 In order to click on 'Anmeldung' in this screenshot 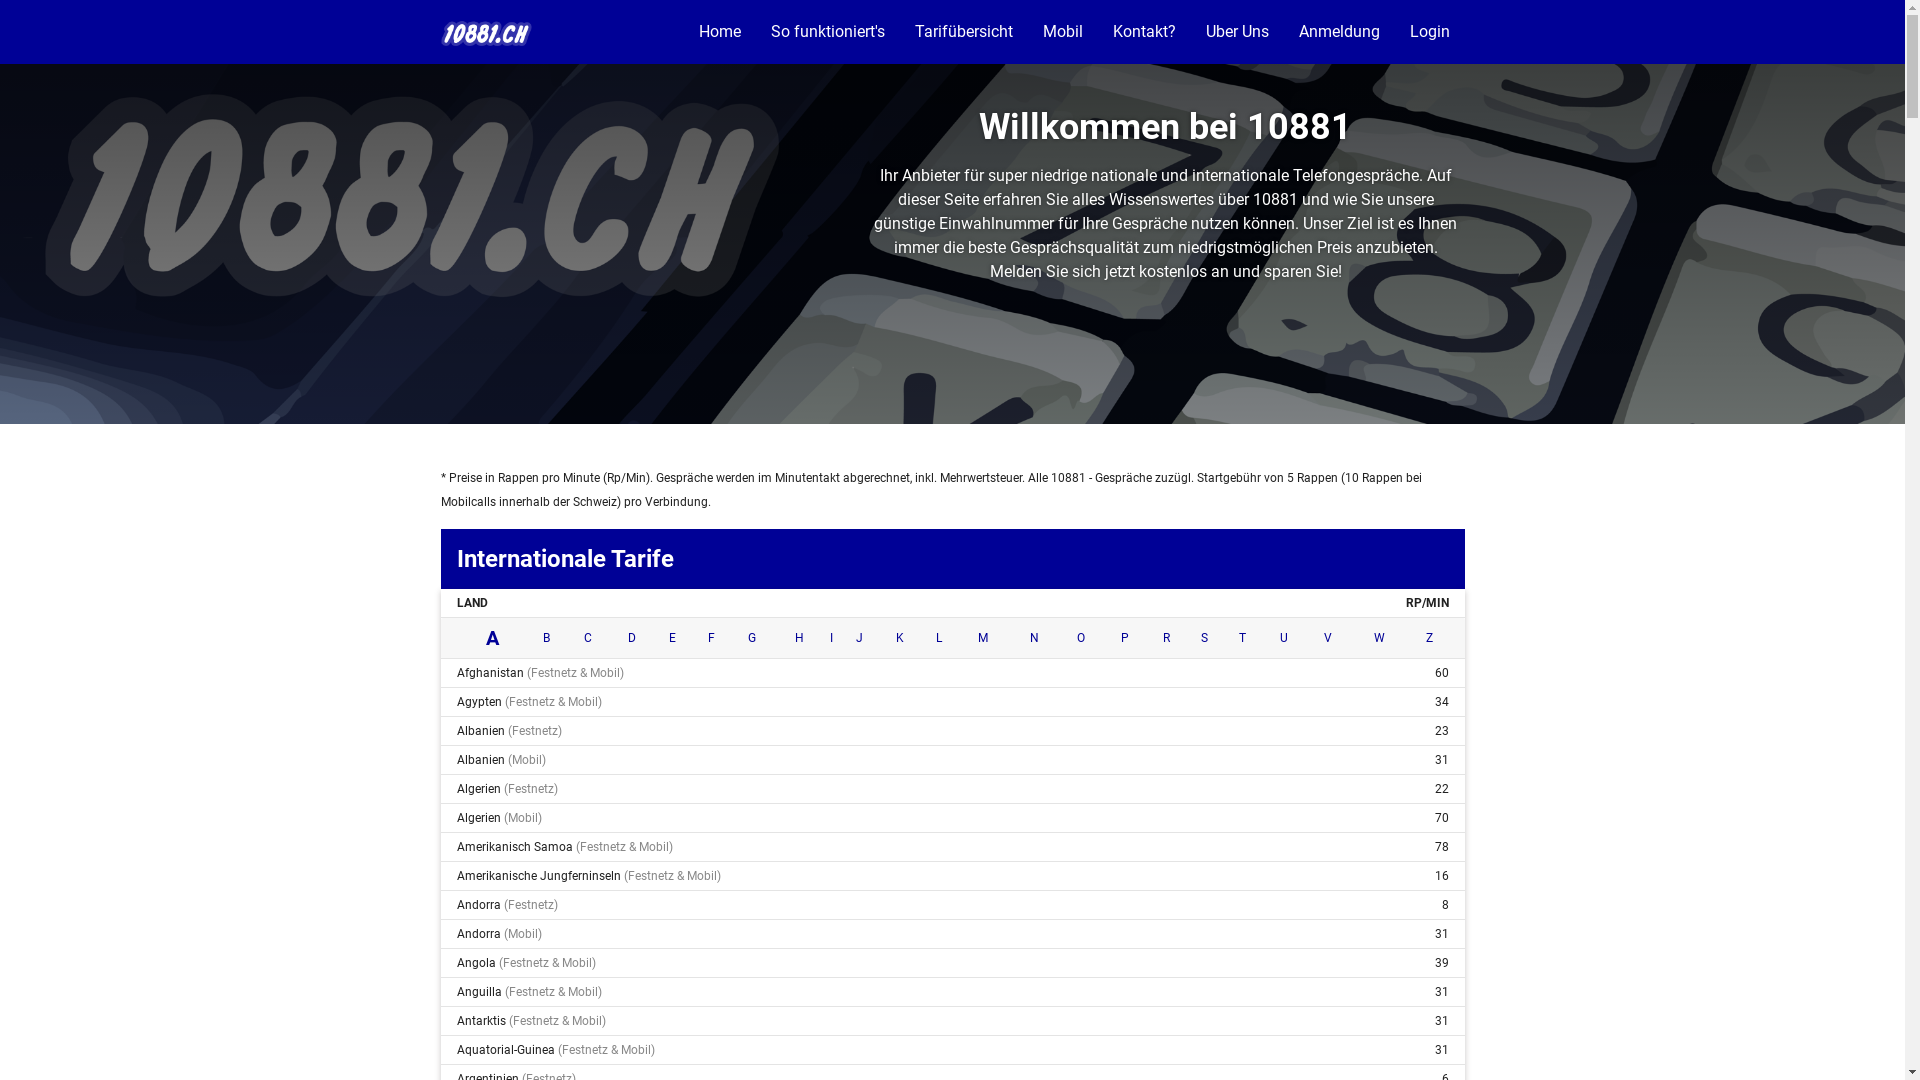, I will do `click(1283, 31)`.